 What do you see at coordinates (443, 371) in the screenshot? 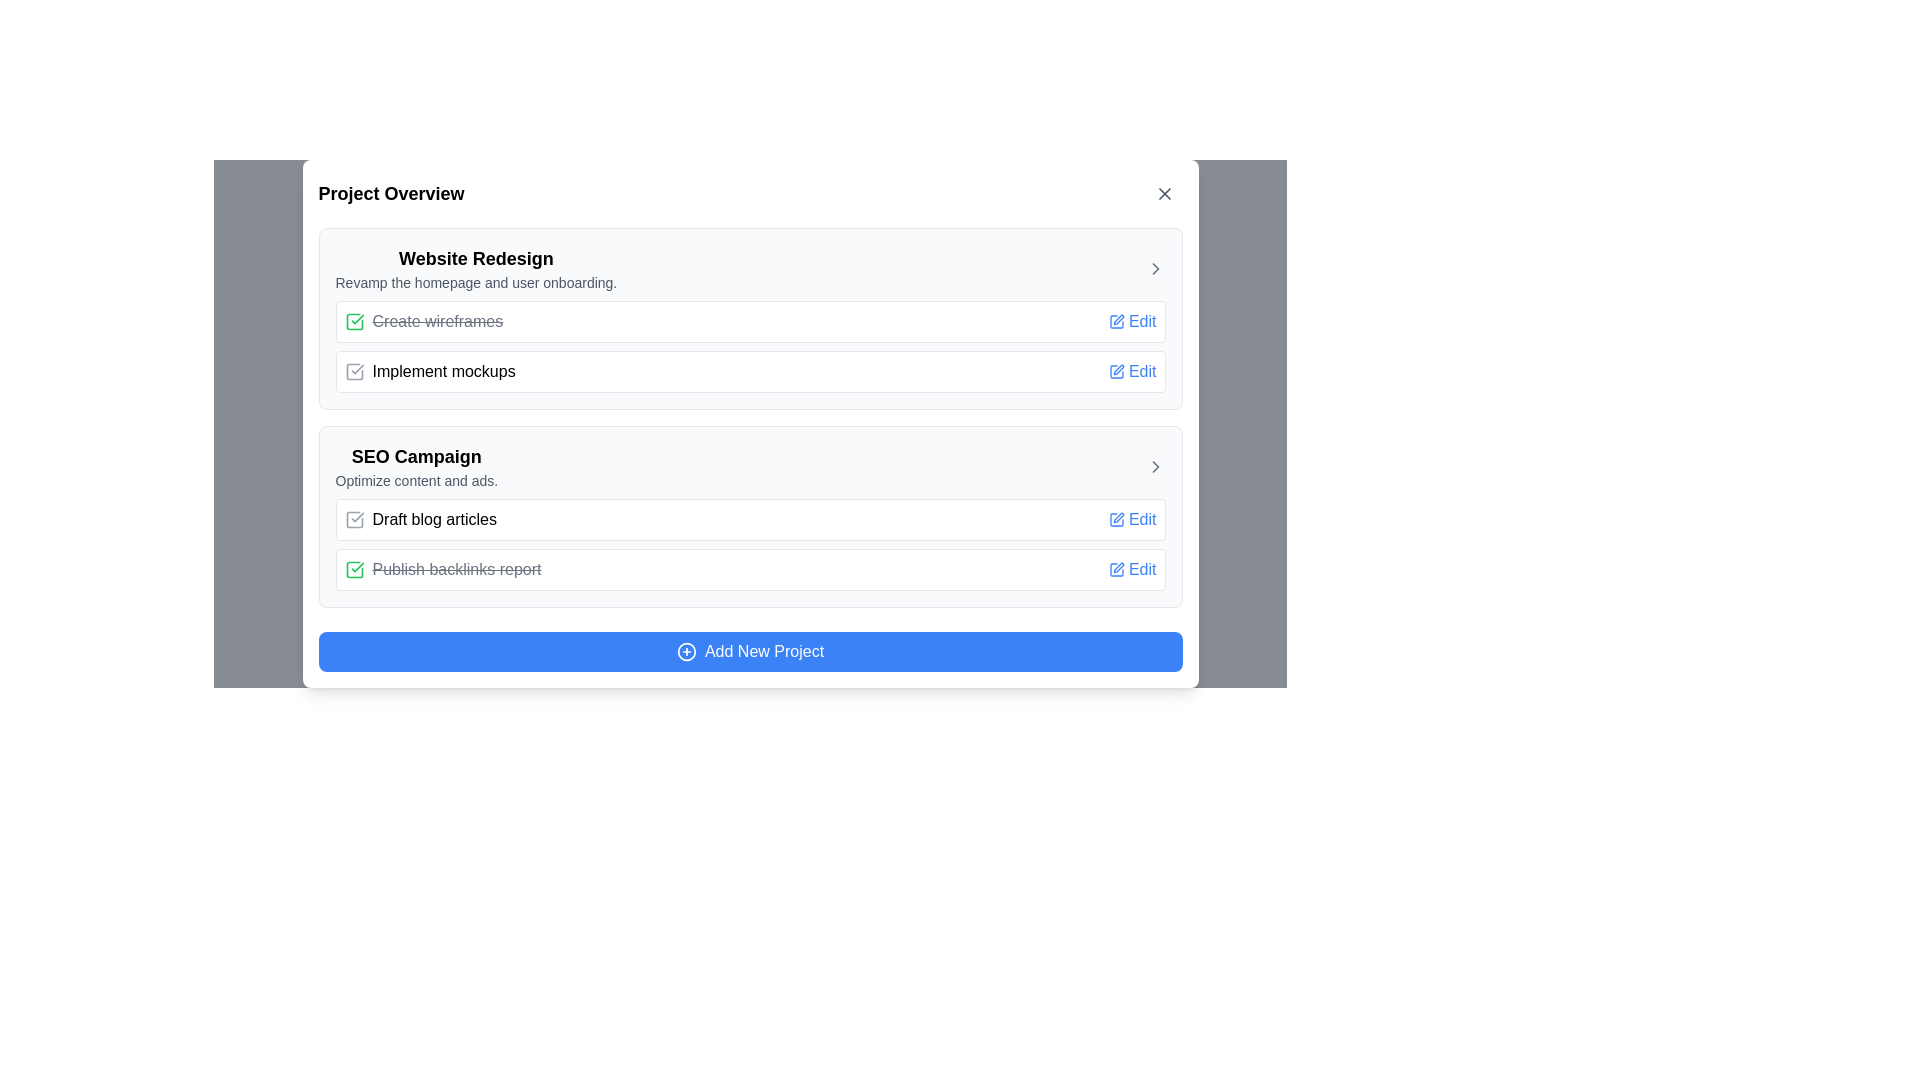
I see `the text label that describes a task item under the 'Website Redesign' section, positioned below 'Create wireframes'` at bounding box center [443, 371].